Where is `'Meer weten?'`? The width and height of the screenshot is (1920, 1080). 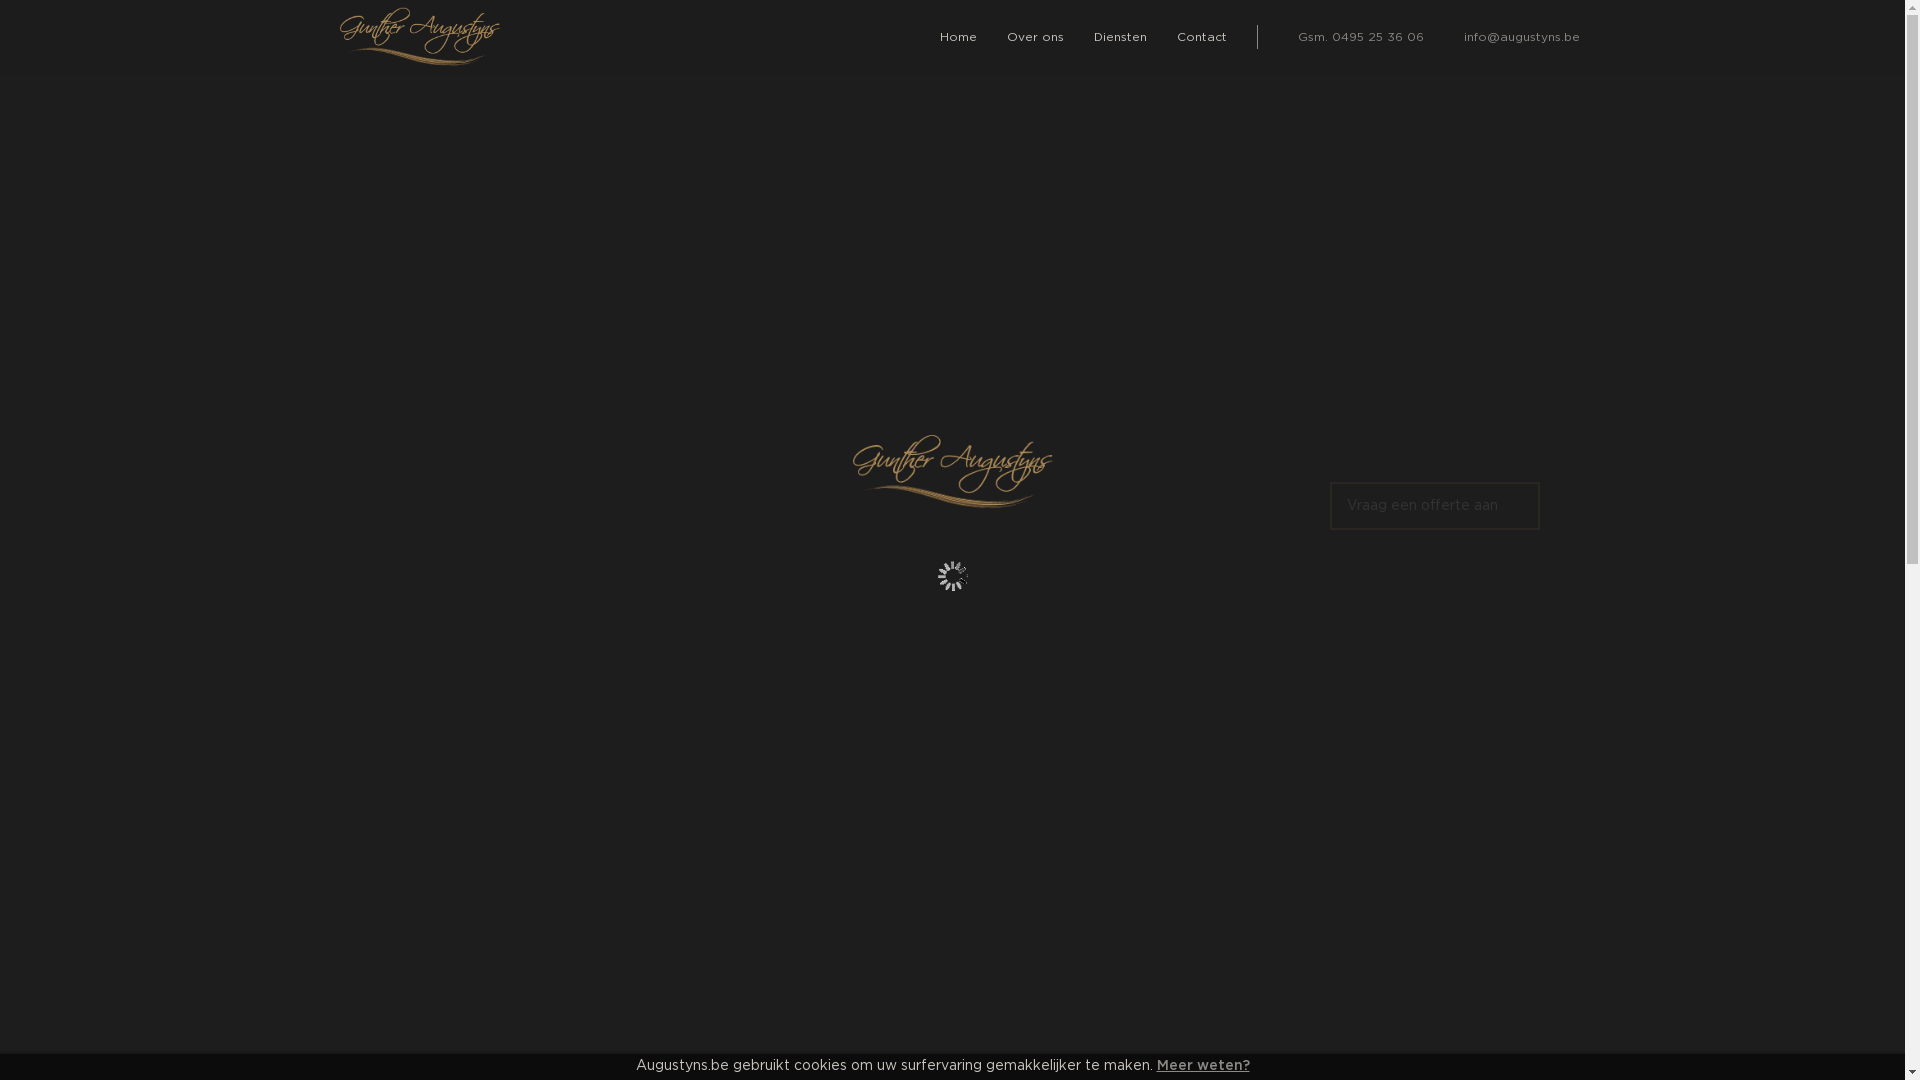
'Meer weten?' is located at coordinates (1156, 1064).